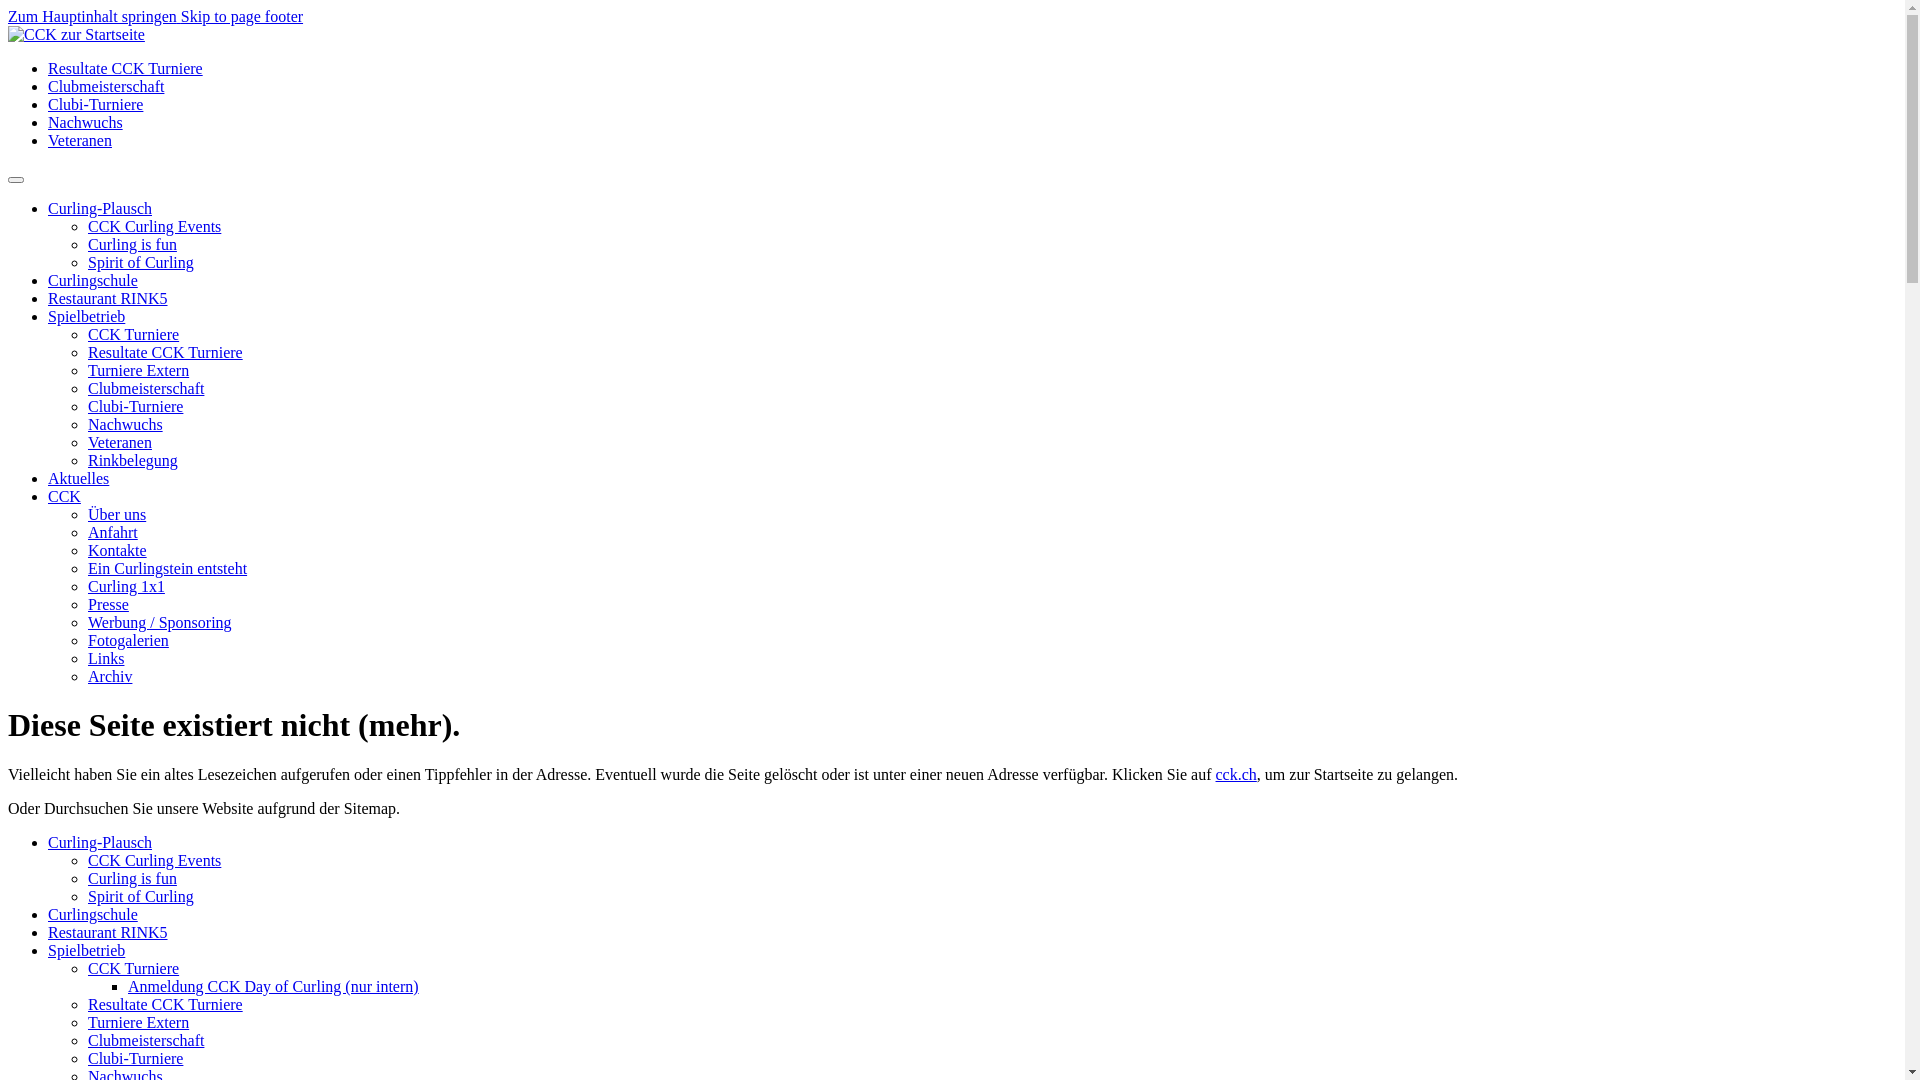  What do you see at coordinates (93, 16) in the screenshot?
I see `'Zum Hauptinhalt springen'` at bounding box center [93, 16].